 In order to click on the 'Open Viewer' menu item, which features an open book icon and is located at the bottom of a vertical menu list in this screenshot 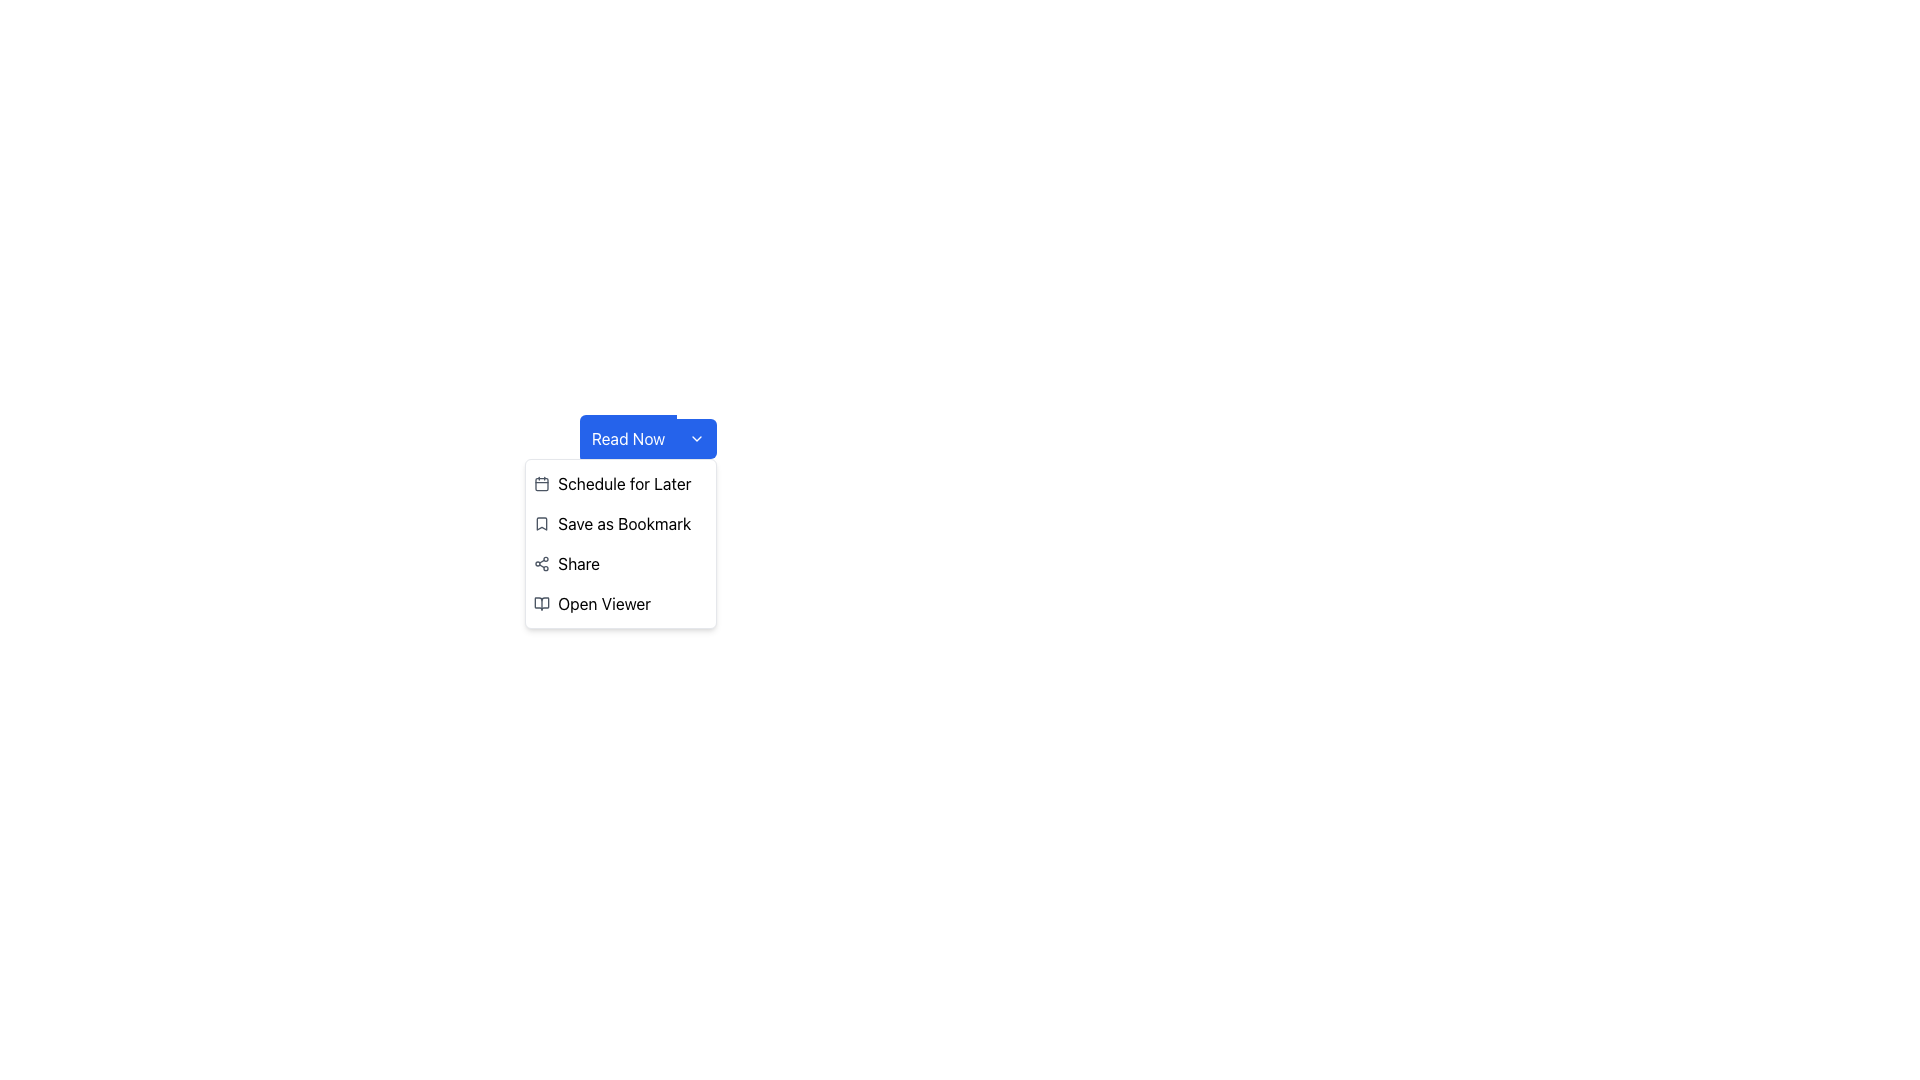, I will do `click(620, 603)`.